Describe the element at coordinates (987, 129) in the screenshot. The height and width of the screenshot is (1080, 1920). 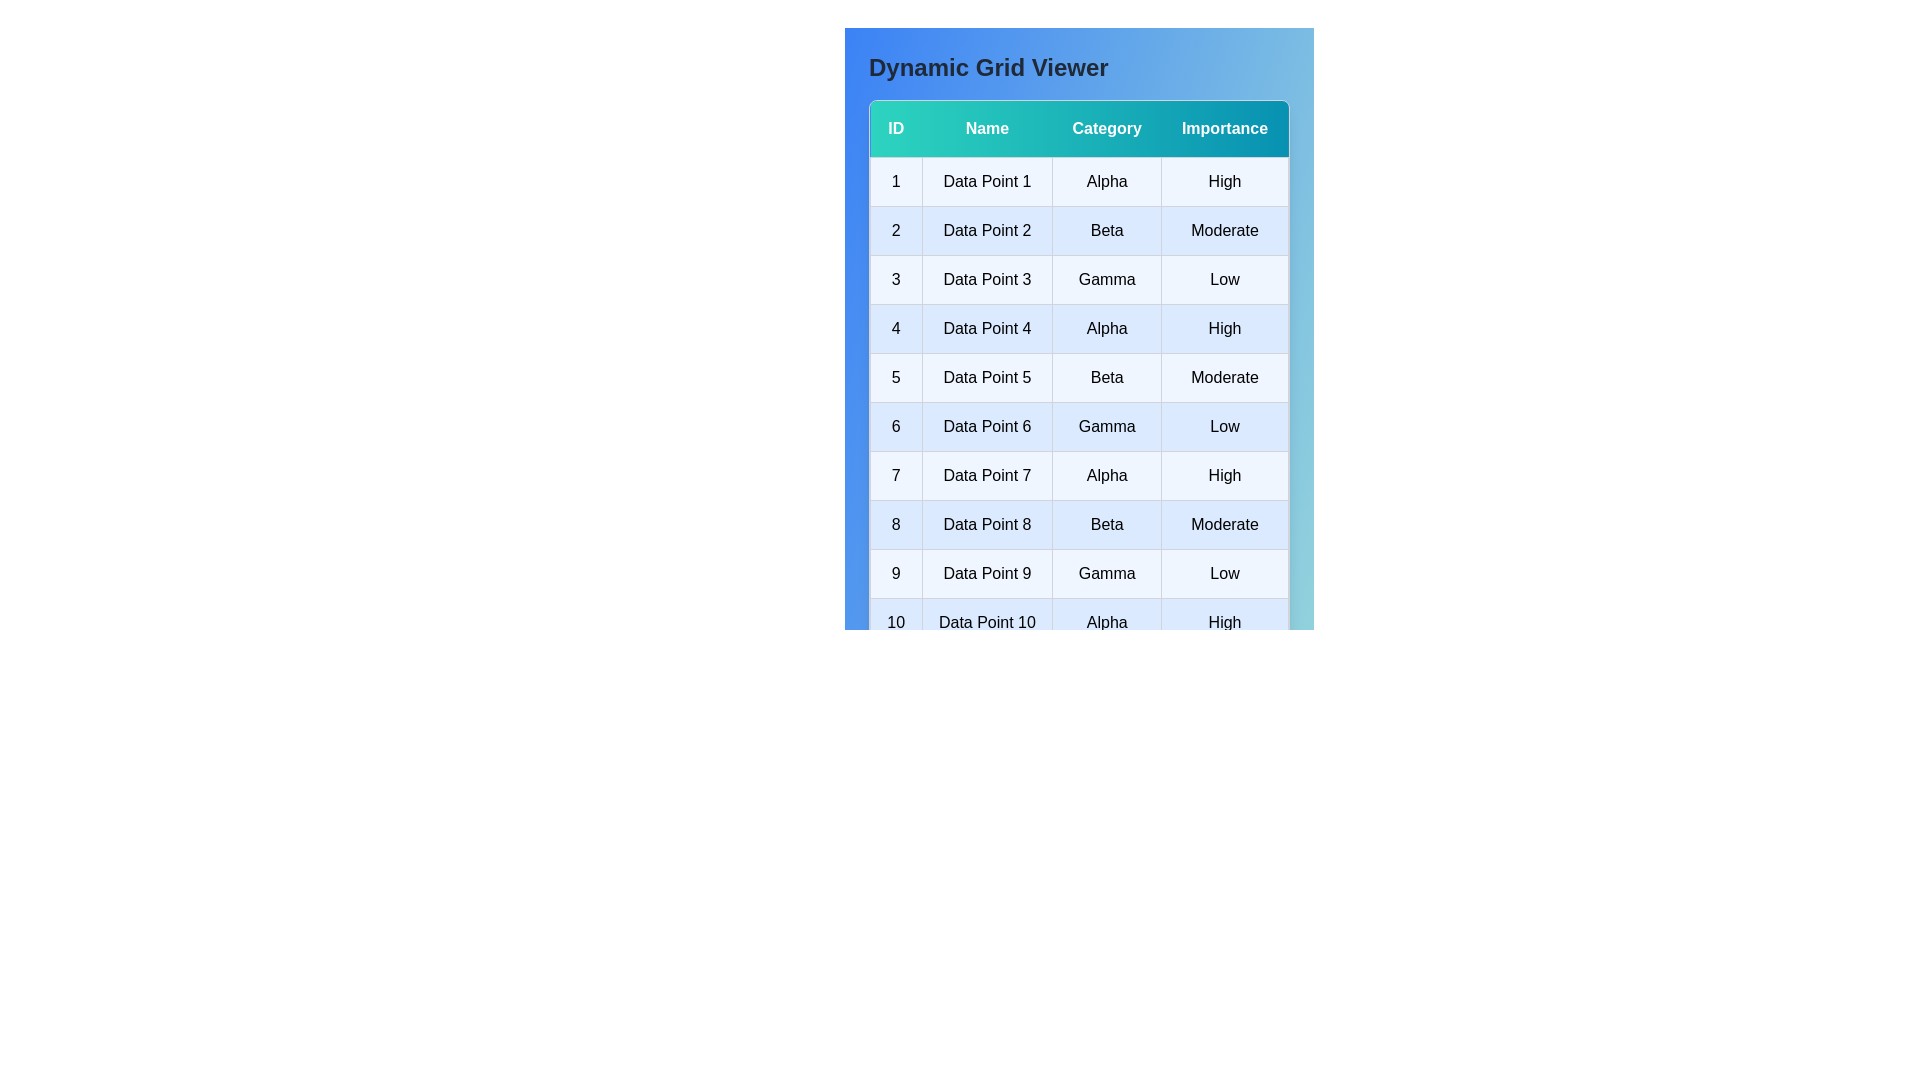
I see `the header labeled 'Name' to sort the table by the corresponding column` at that location.